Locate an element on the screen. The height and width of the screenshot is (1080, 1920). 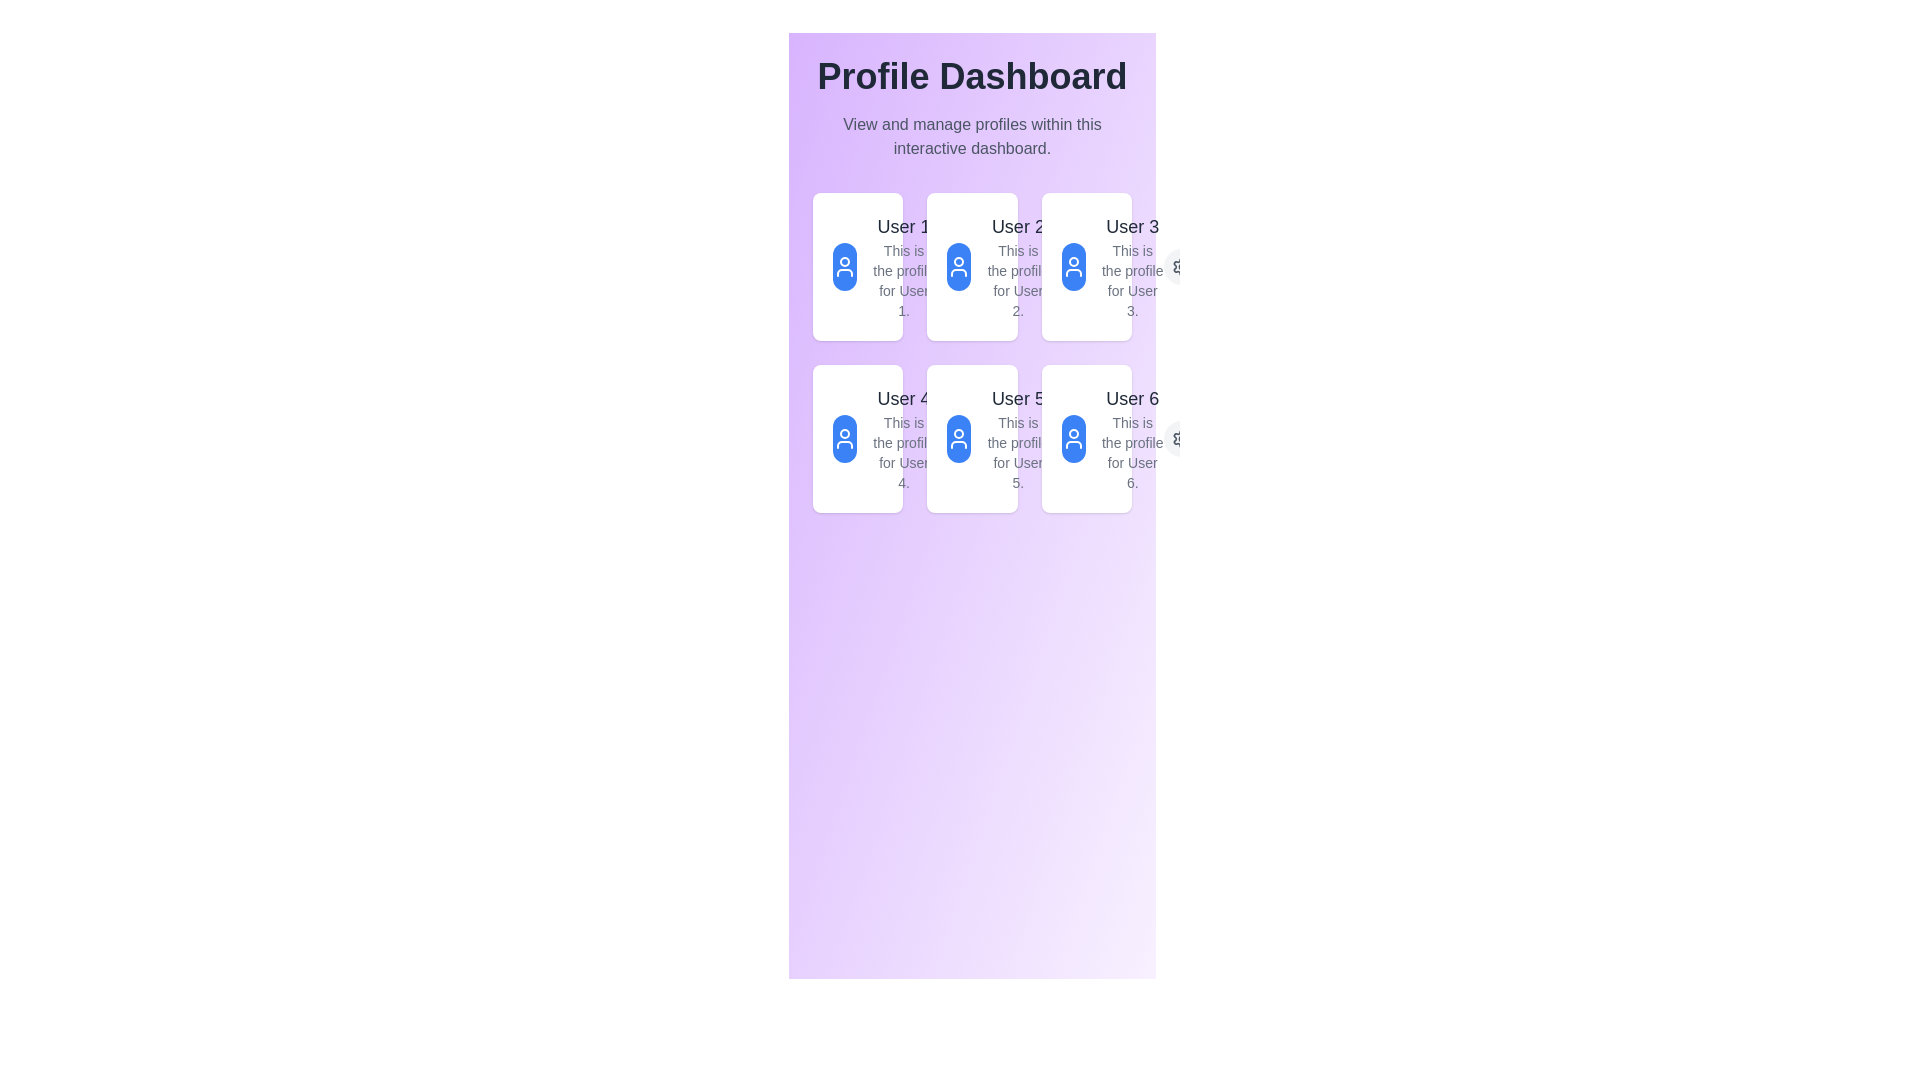
the user profile card located in the first column and first row of the grid layout is located at coordinates (858, 265).